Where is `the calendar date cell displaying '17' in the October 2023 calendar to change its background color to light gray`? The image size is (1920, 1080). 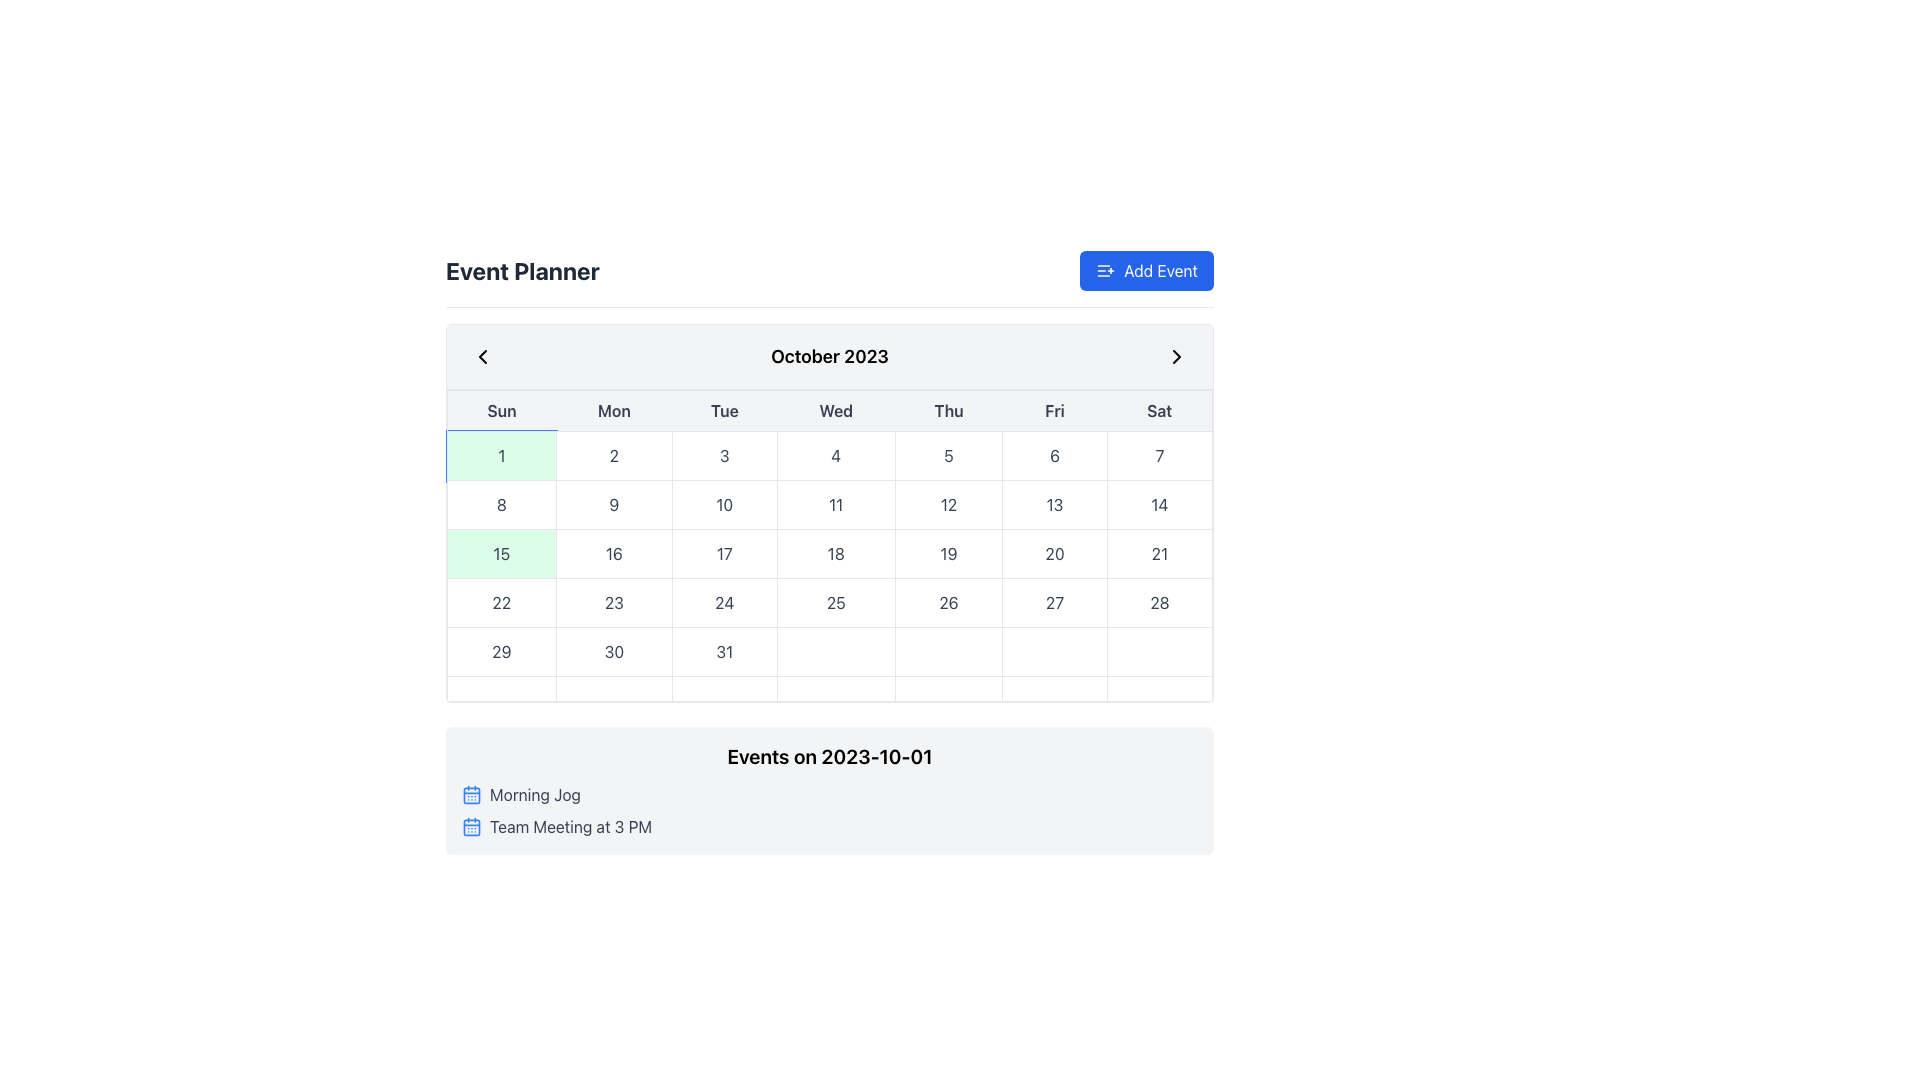 the calendar date cell displaying '17' in the October 2023 calendar to change its background color to light gray is located at coordinates (723, 554).